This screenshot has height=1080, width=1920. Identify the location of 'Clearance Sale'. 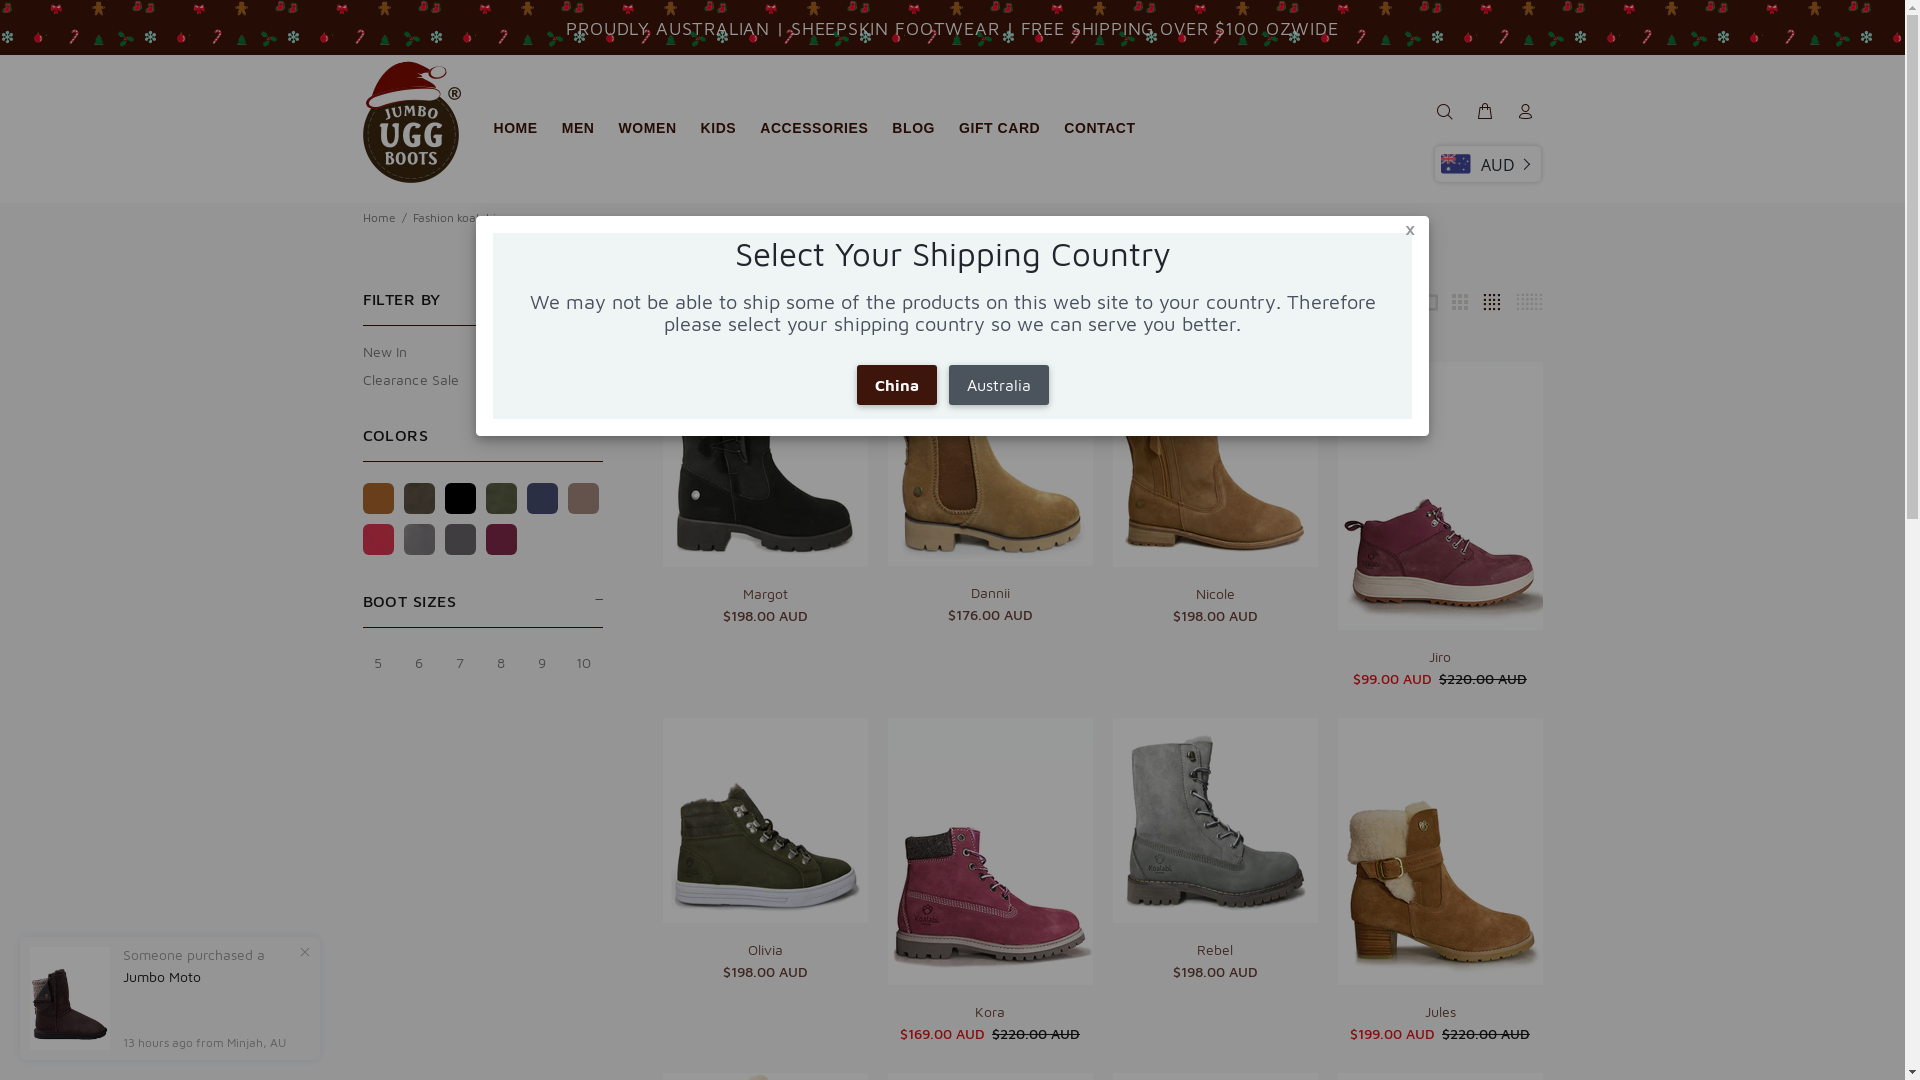
(481, 377).